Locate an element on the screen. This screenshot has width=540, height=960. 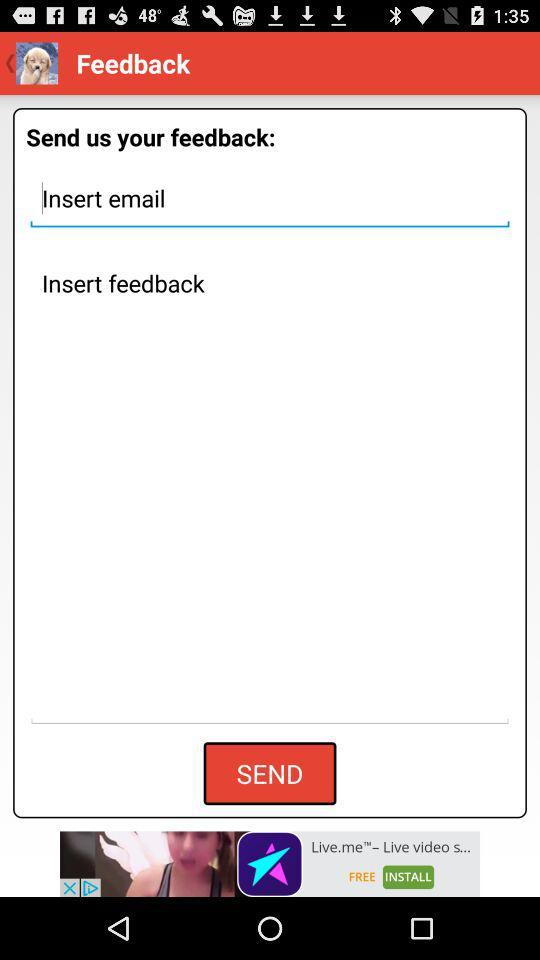
the advertisement is located at coordinates (270, 863).